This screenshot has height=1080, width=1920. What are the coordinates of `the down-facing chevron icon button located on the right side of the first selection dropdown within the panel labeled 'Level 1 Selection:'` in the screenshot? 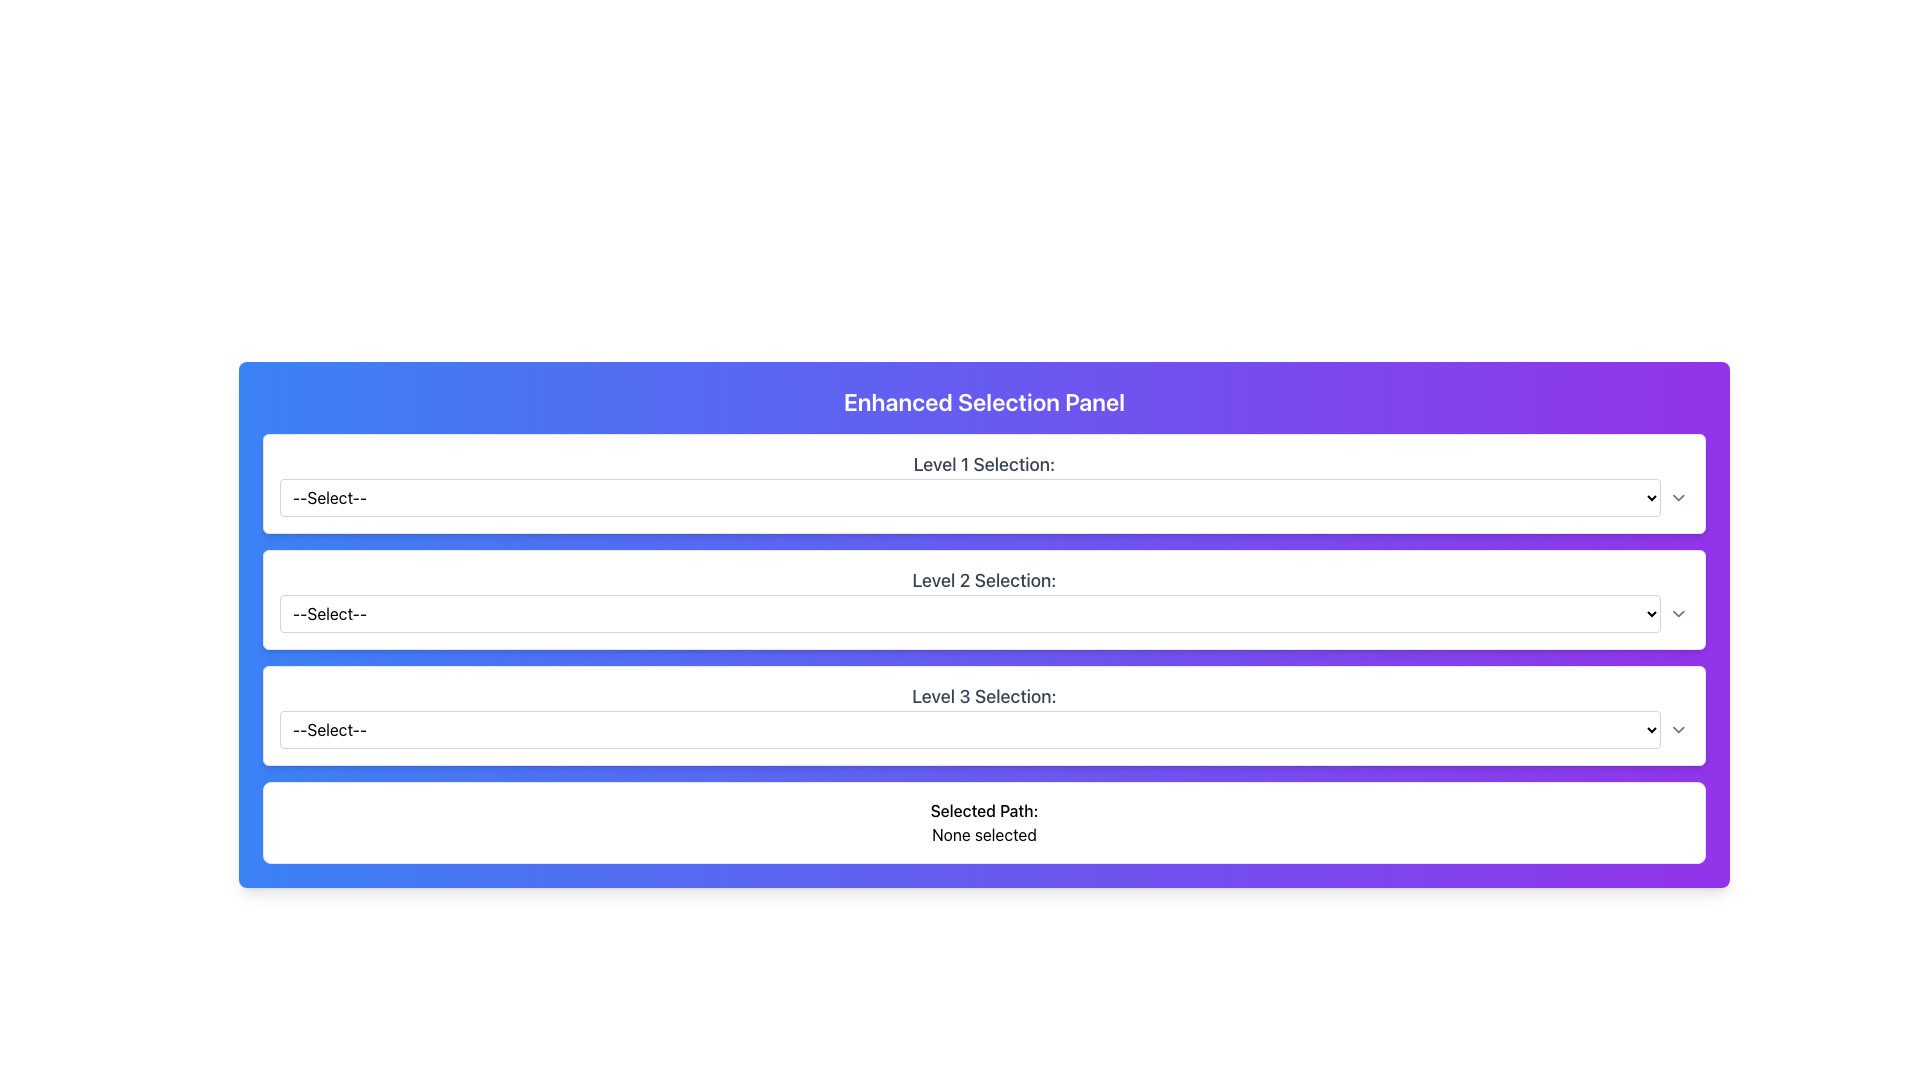 It's located at (1679, 496).